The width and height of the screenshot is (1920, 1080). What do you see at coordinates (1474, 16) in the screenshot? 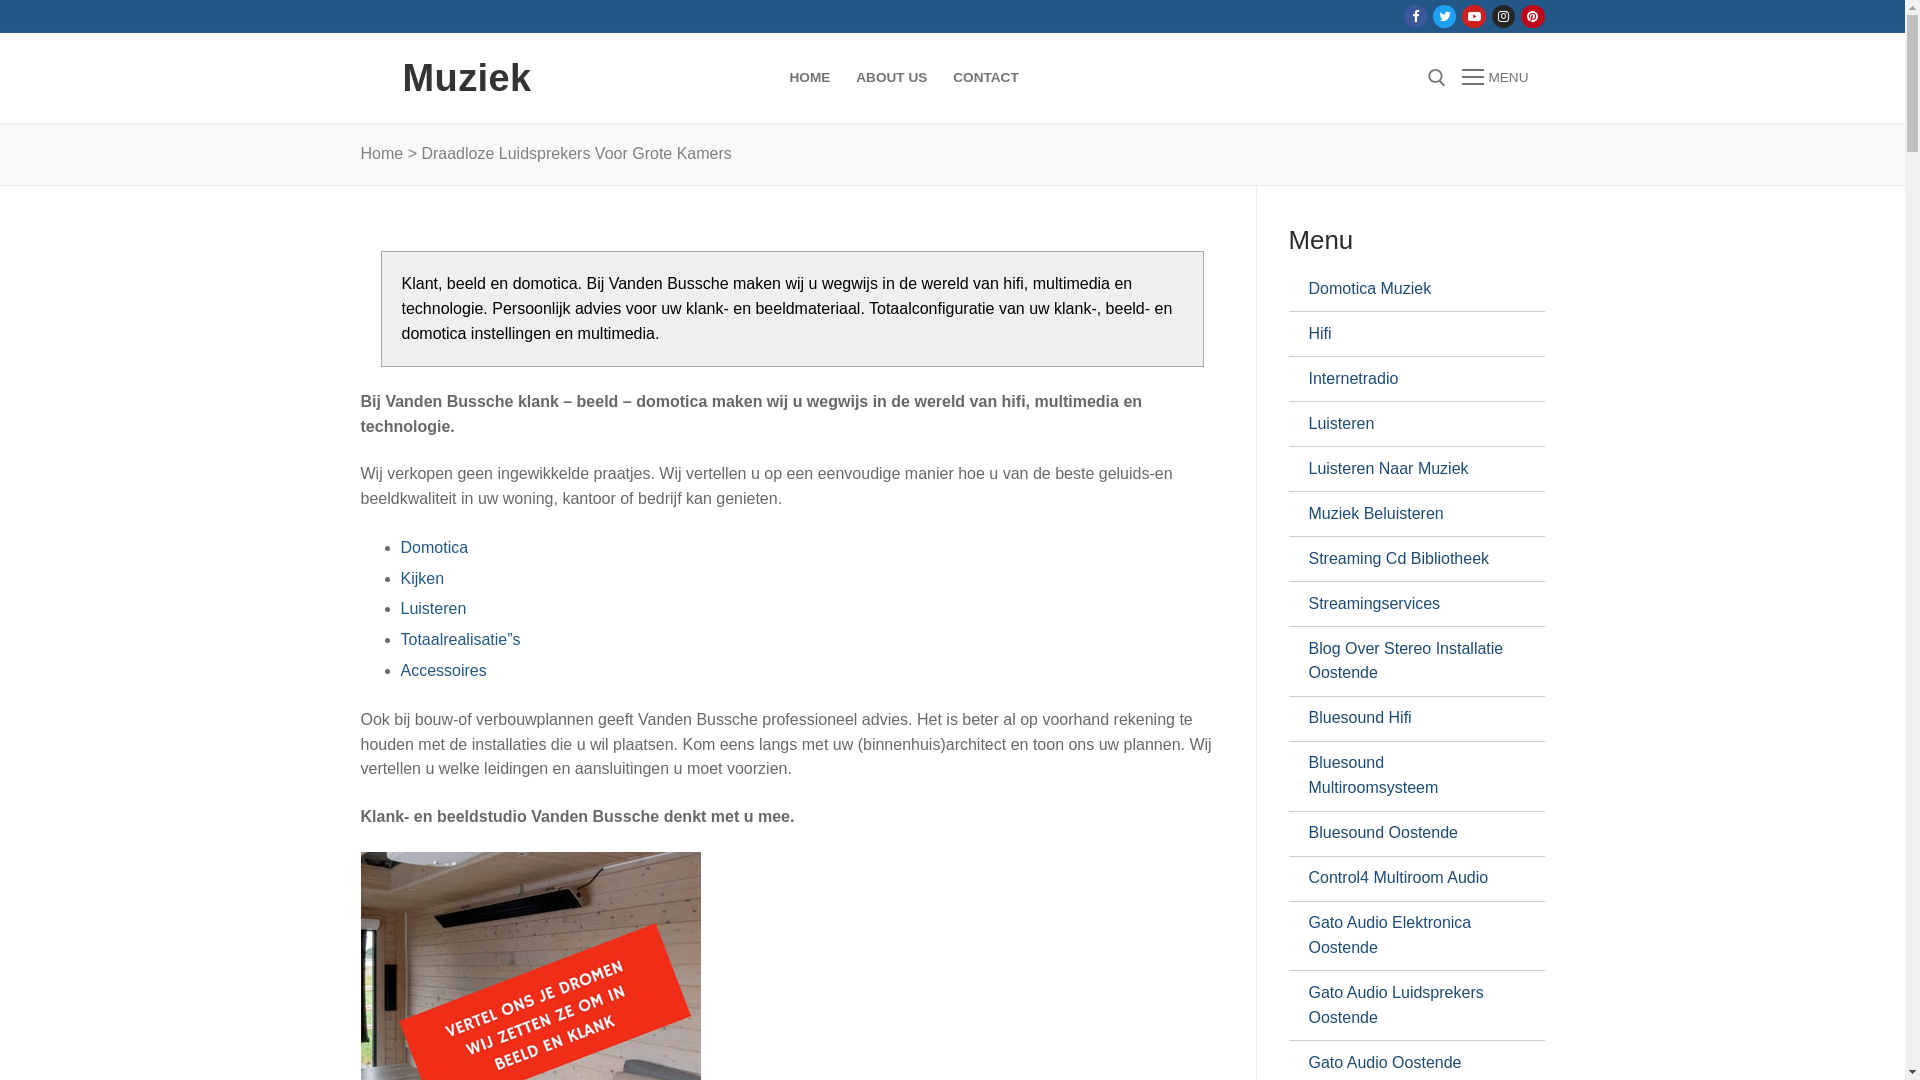
I see `'Youtube'` at bounding box center [1474, 16].